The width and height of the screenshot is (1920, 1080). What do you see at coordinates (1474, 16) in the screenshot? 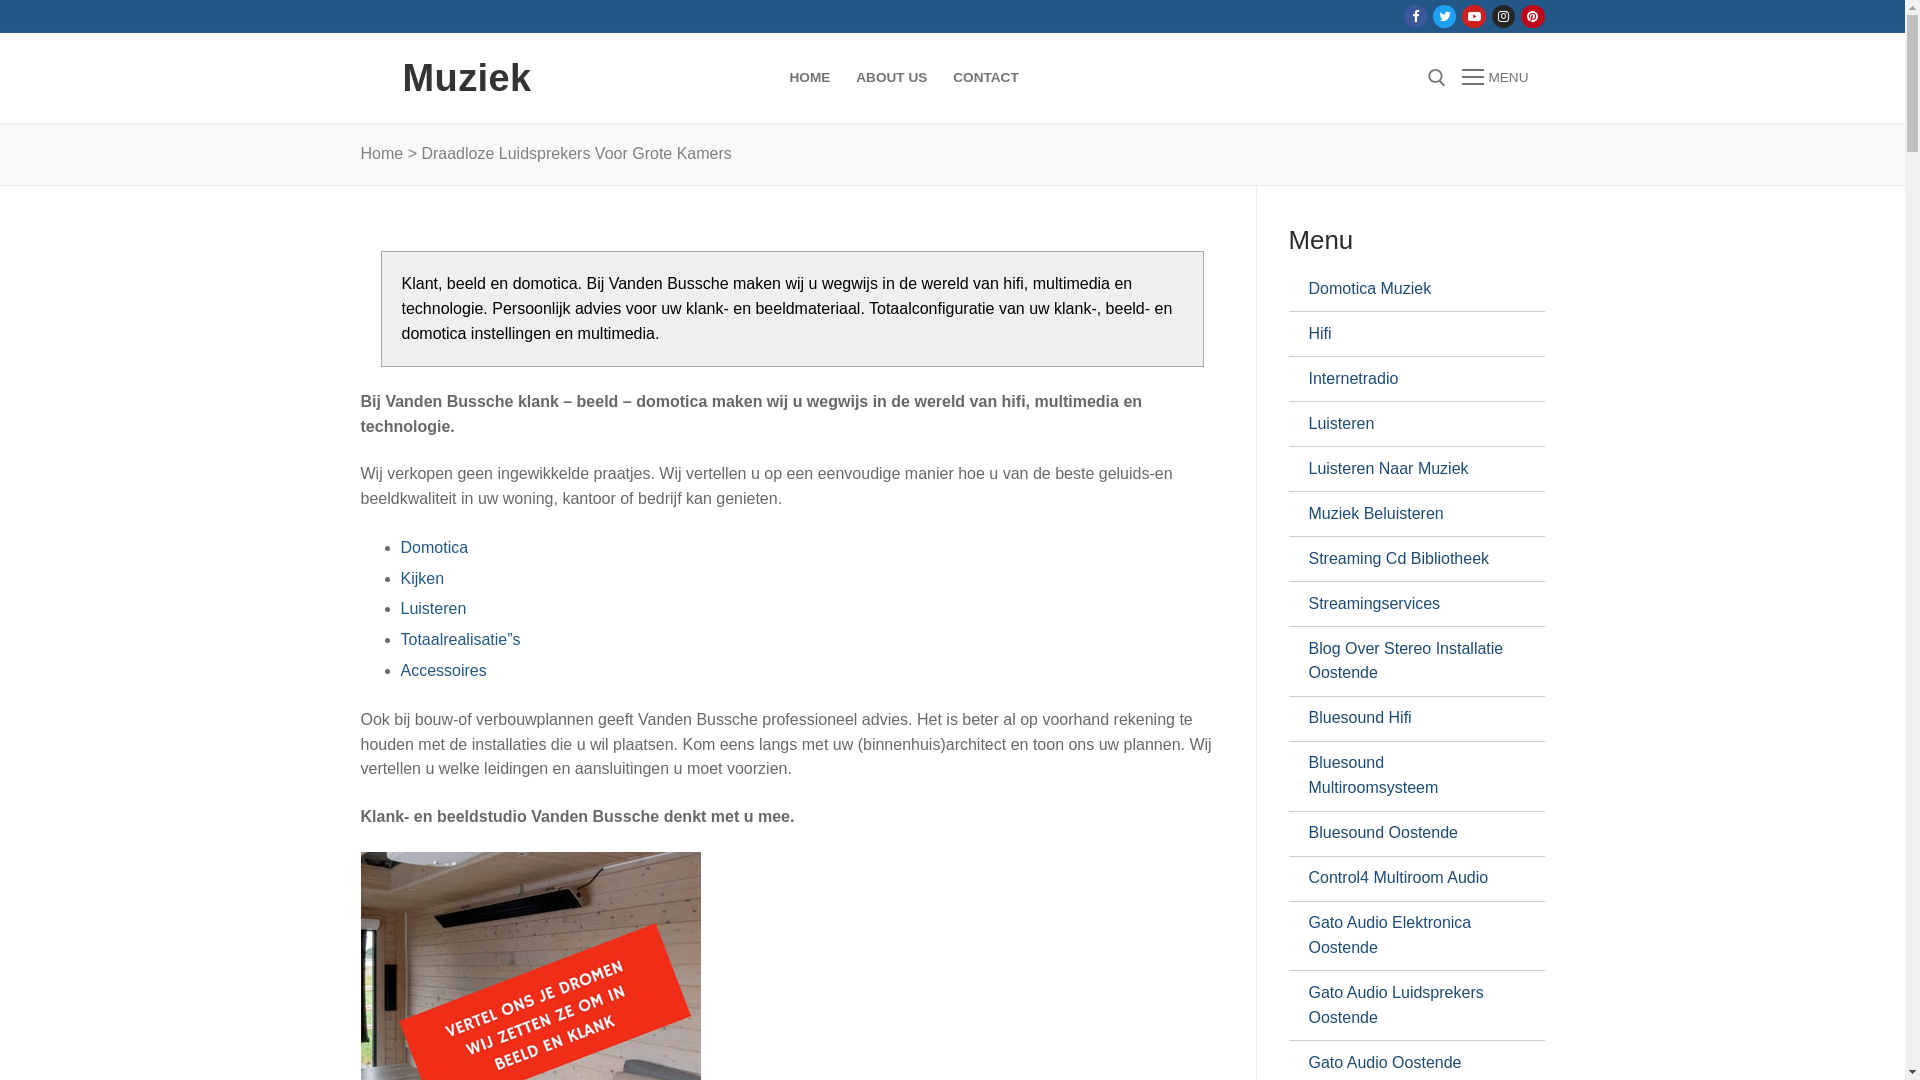
I see `'Youtube'` at bounding box center [1474, 16].